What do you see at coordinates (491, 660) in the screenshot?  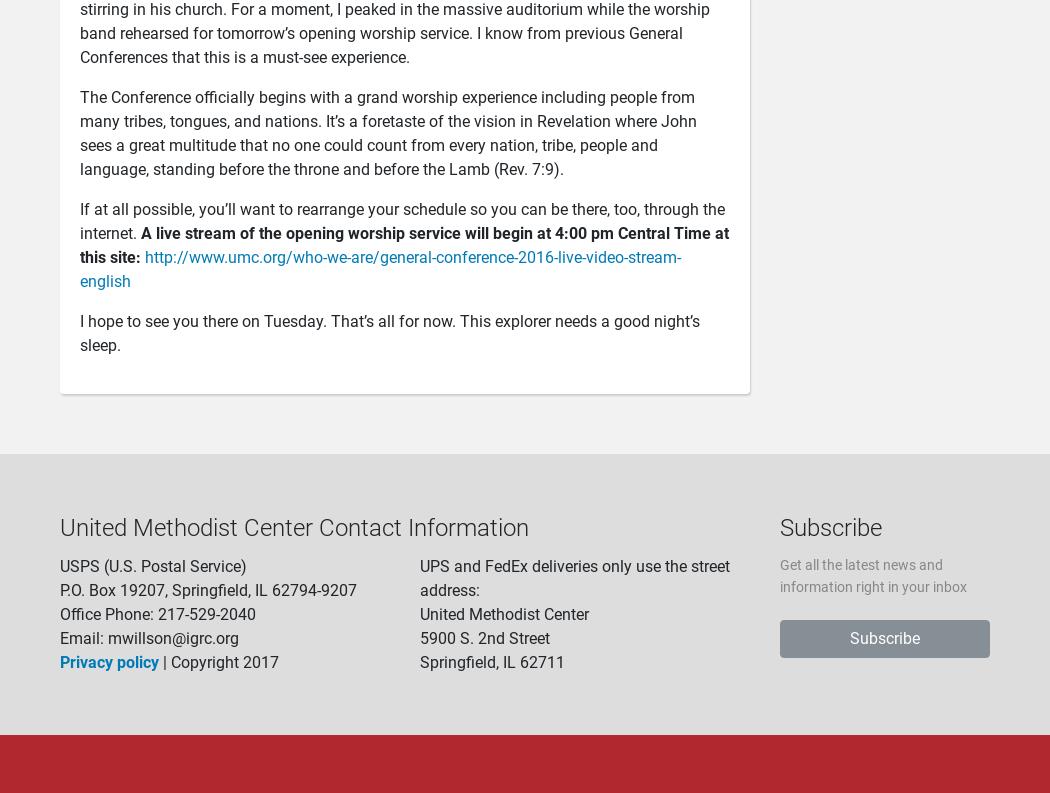 I see `'Springfield, IL 62711'` at bounding box center [491, 660].